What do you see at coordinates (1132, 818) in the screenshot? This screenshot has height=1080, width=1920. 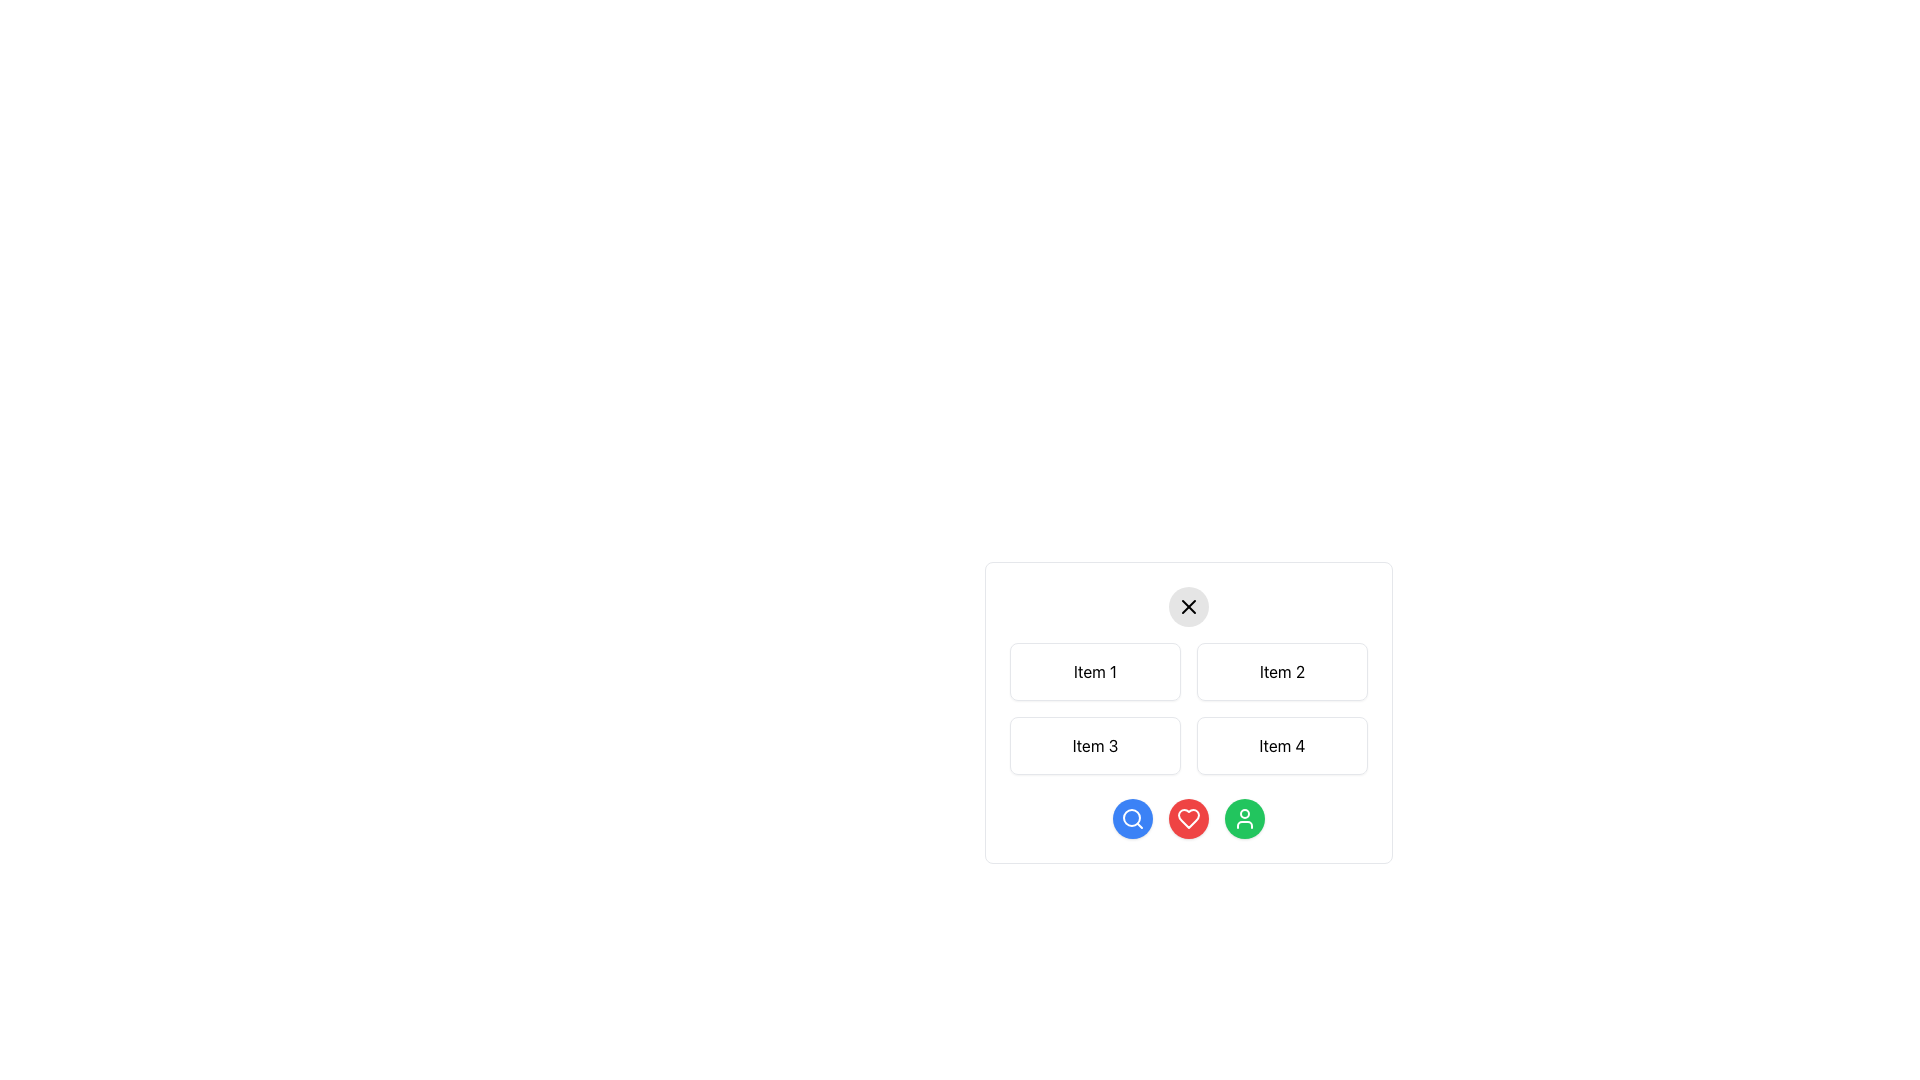 I see `the circular blue search button with a magnifying glass icon, positioned as the first button in a horizontal list at the bottom of the card interface for keyboard navigation` at bounding box center [1132, 818].